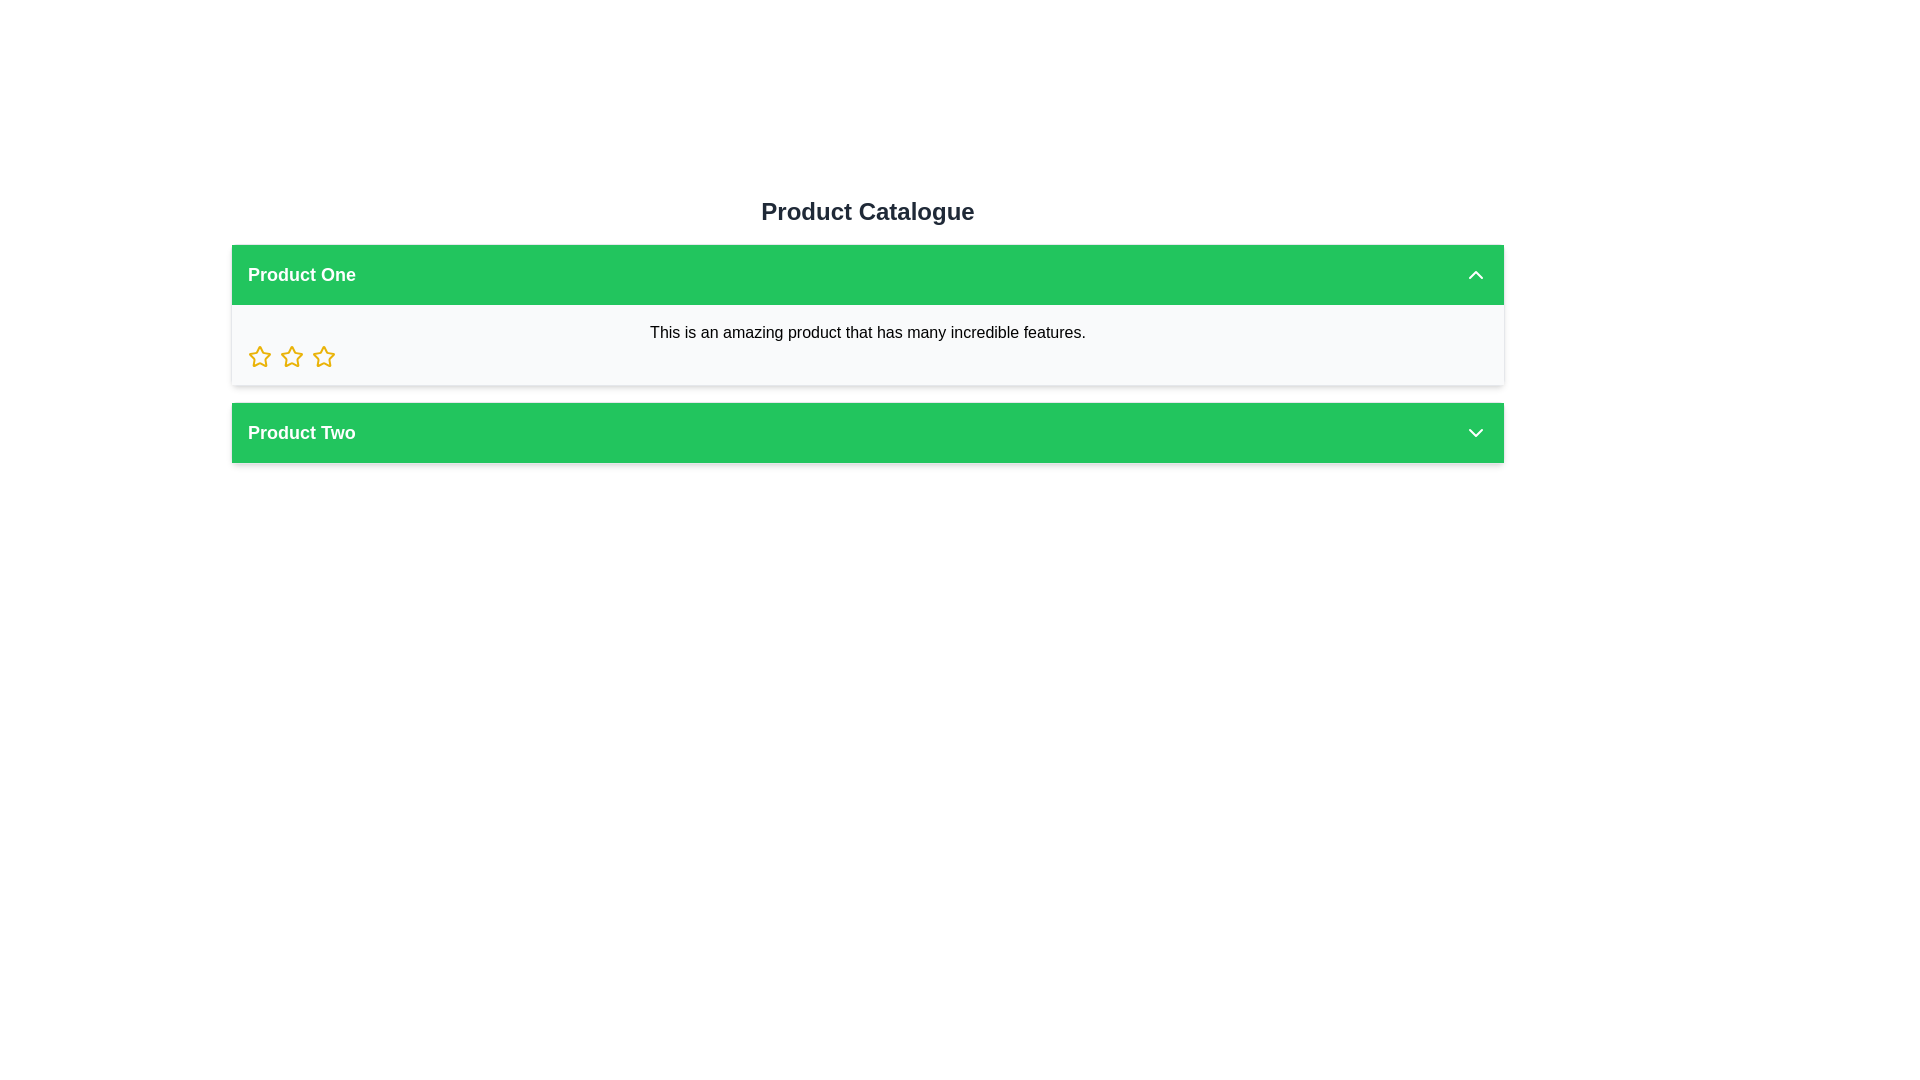 This screenshot has height=1080, width=1920. Describe the element at coordinates (868, 343) in the screenshot. I see `text content block displaying 'This is an amazing product that has many incredible features.' located beneath the header 'Product One'` at that location.